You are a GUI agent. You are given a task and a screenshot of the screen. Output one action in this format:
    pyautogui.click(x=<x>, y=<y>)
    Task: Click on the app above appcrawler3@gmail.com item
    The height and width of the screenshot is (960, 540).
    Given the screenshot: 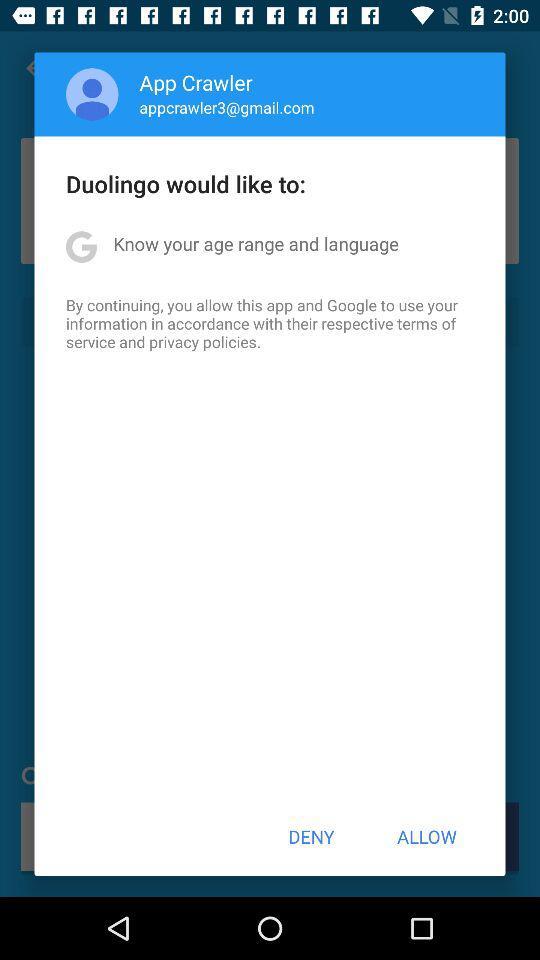 What is the action you would take?
    pyautogui.click(x=196, y=82)
    